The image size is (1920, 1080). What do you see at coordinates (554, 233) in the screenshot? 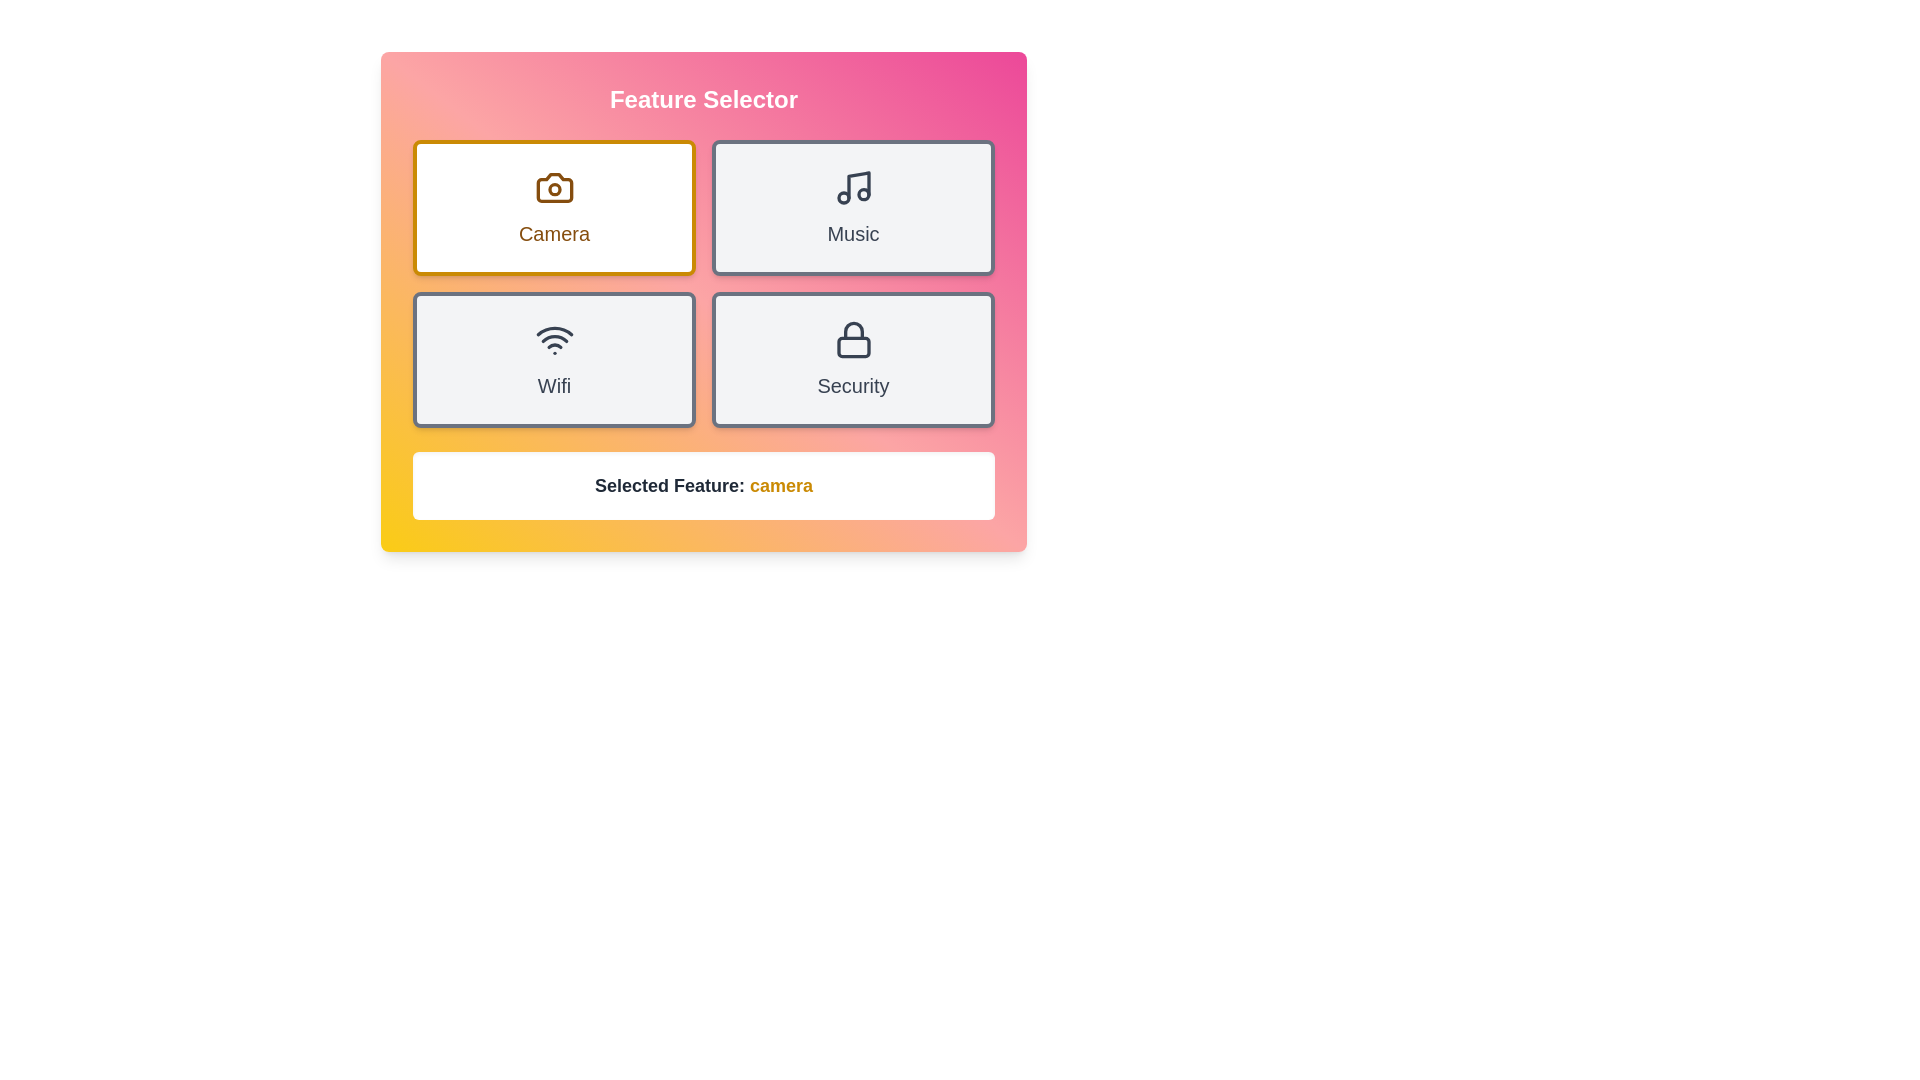
I see `the Text Label that describes the 'Camera' feature, located in the top-left card of the grid under the 'Feature Selector' header` at bounding box center [554, 233].